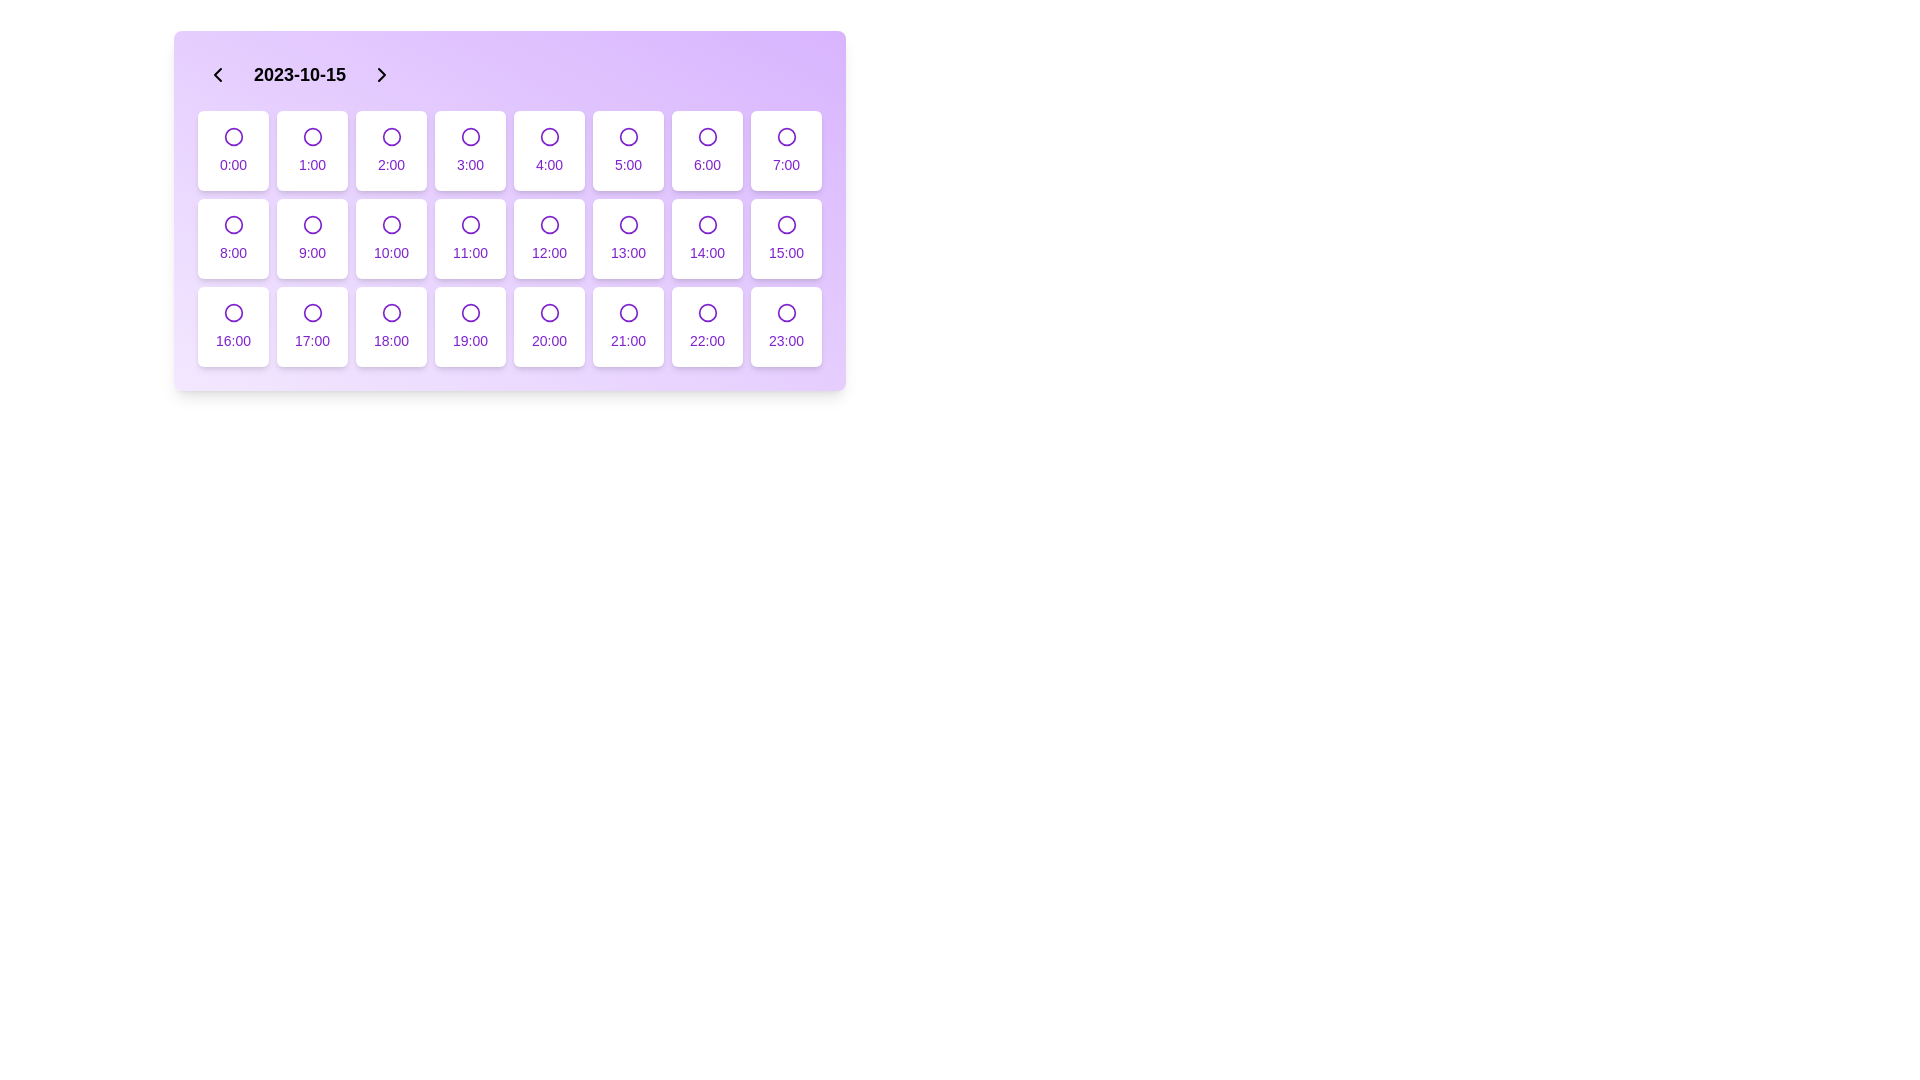  I want to click on the selectable icon representing 2:00 in the scheduling interface, so click(391, 136).